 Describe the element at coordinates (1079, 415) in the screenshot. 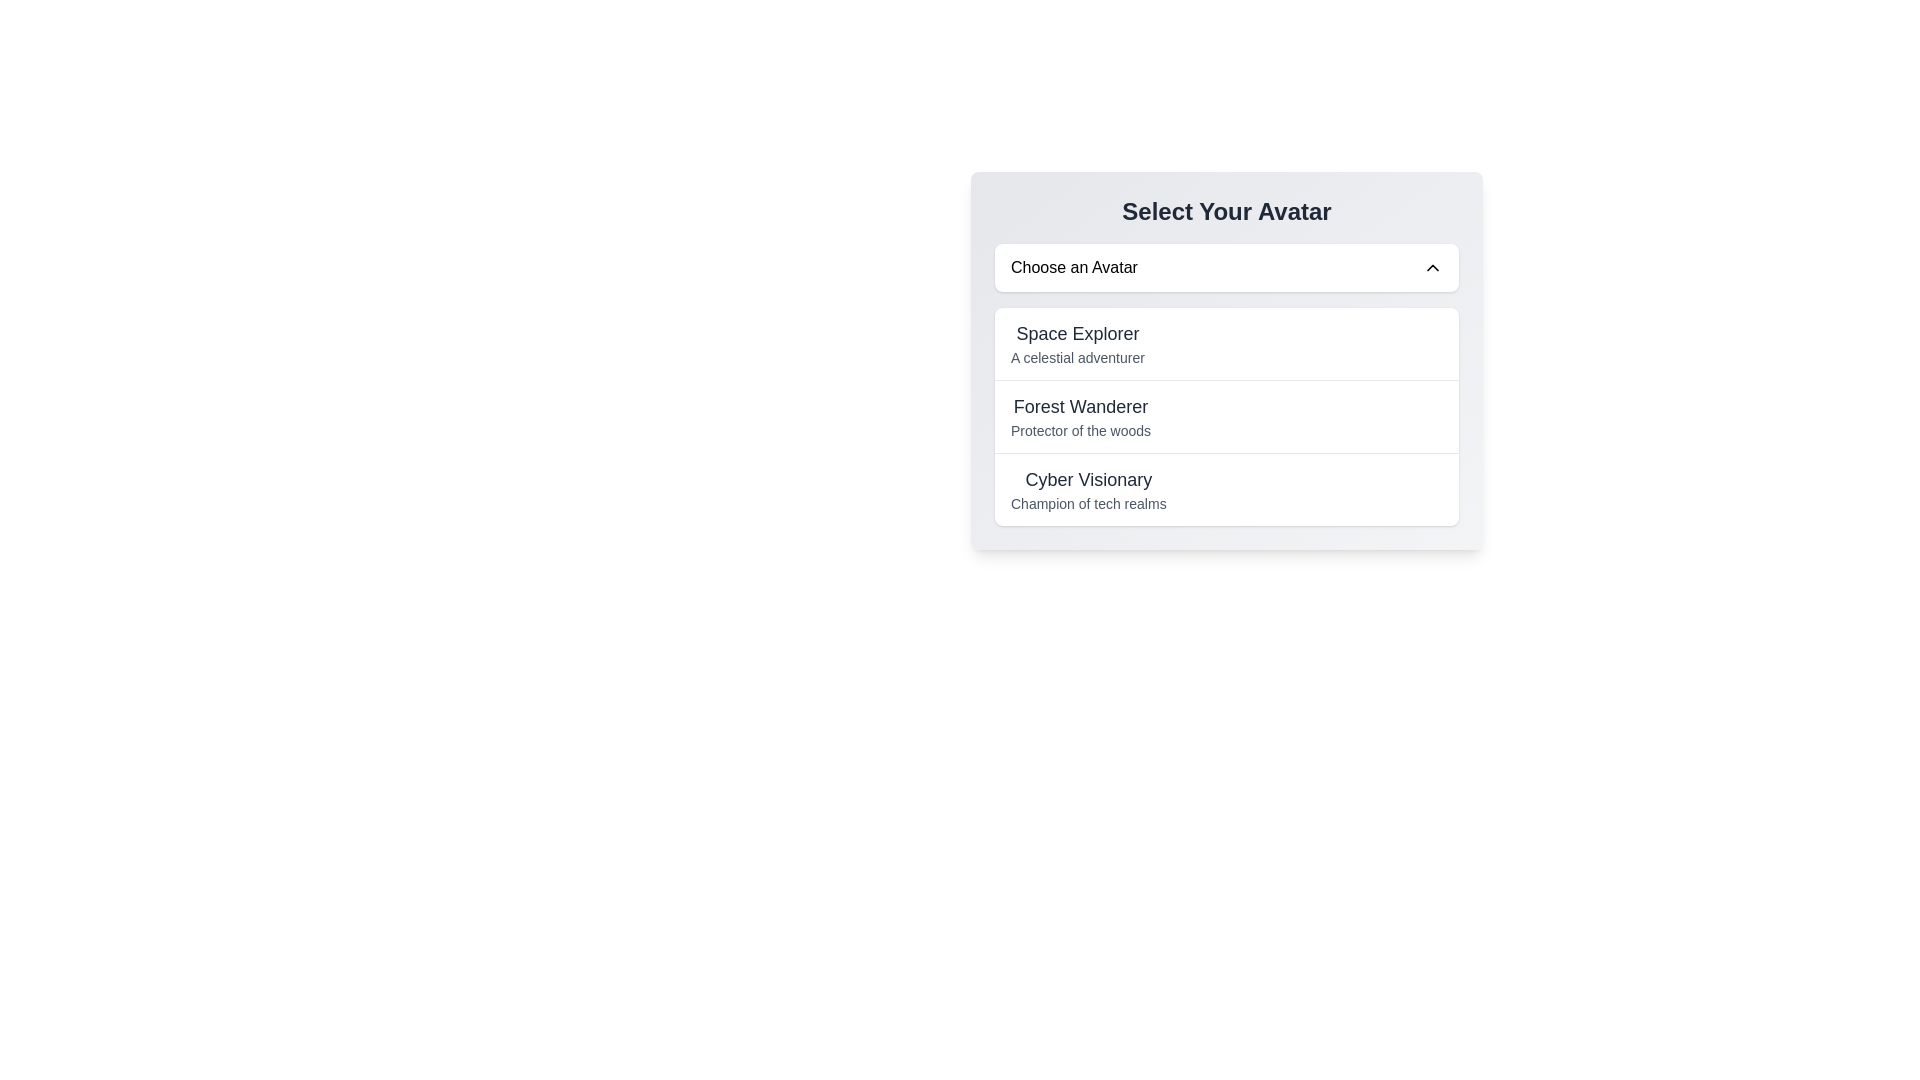

I see `text of the 'Forest Wanderer' avatar option, which is the second item in the 'Select Your Avatar' dropdown menu, to understand its meaning` at that location.